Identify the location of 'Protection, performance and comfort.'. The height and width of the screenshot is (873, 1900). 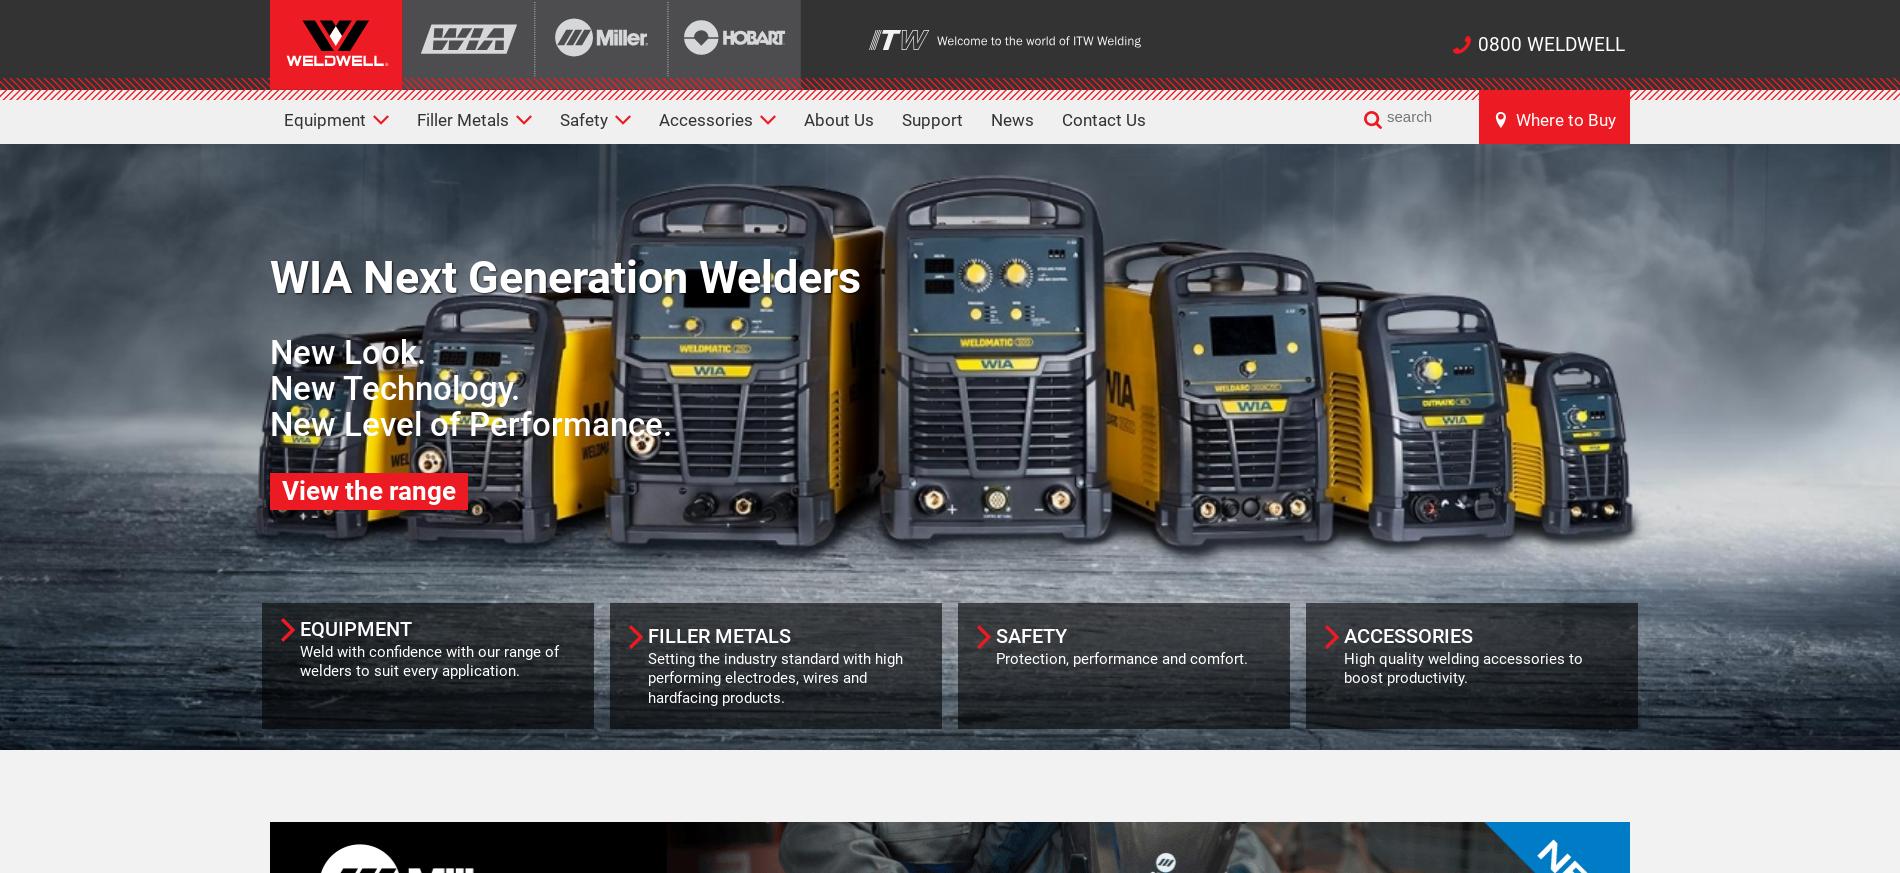
(1121, 657).